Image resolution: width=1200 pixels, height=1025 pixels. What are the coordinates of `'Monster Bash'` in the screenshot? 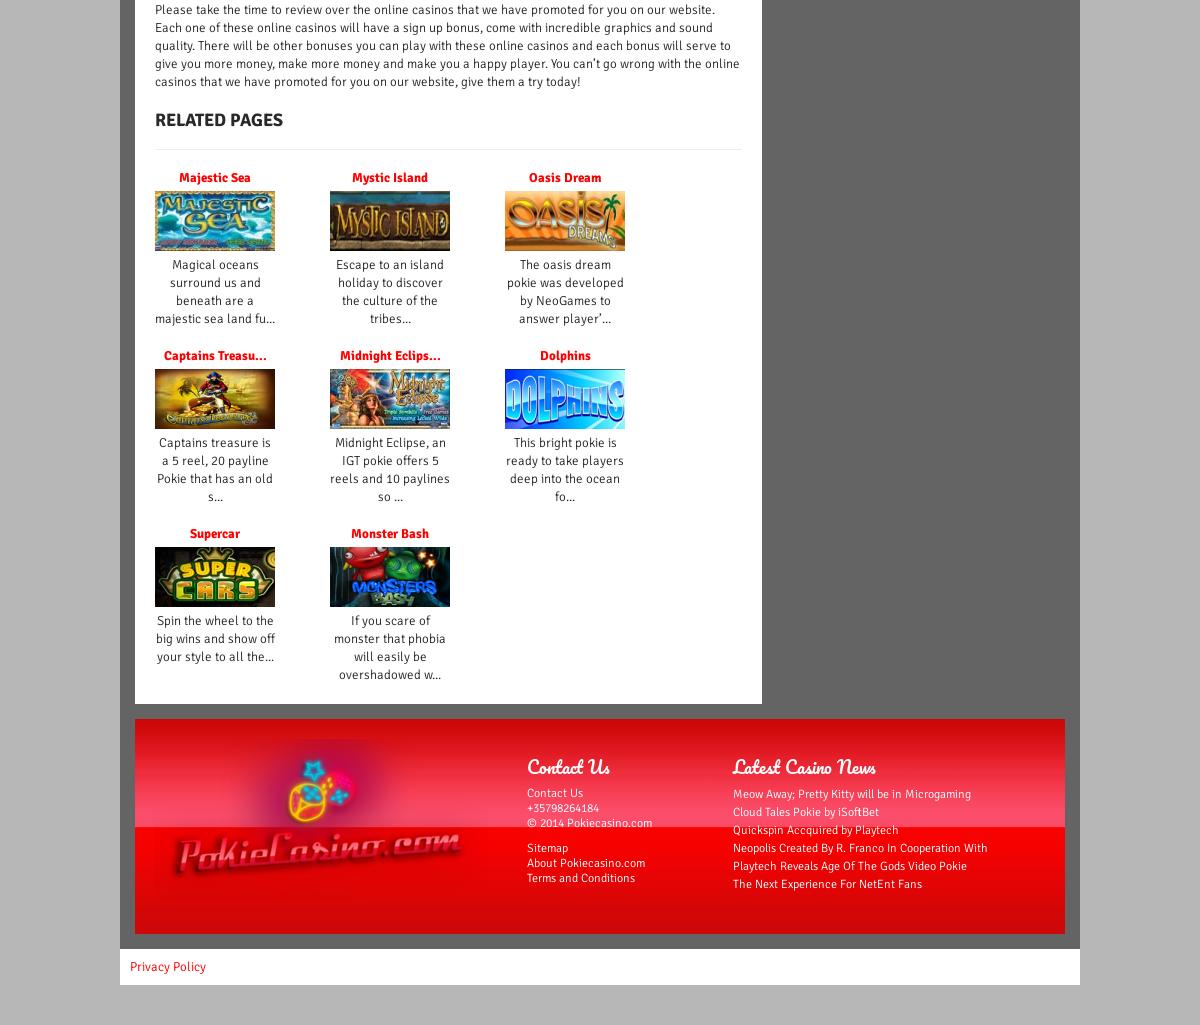 It's located at (390, 533).